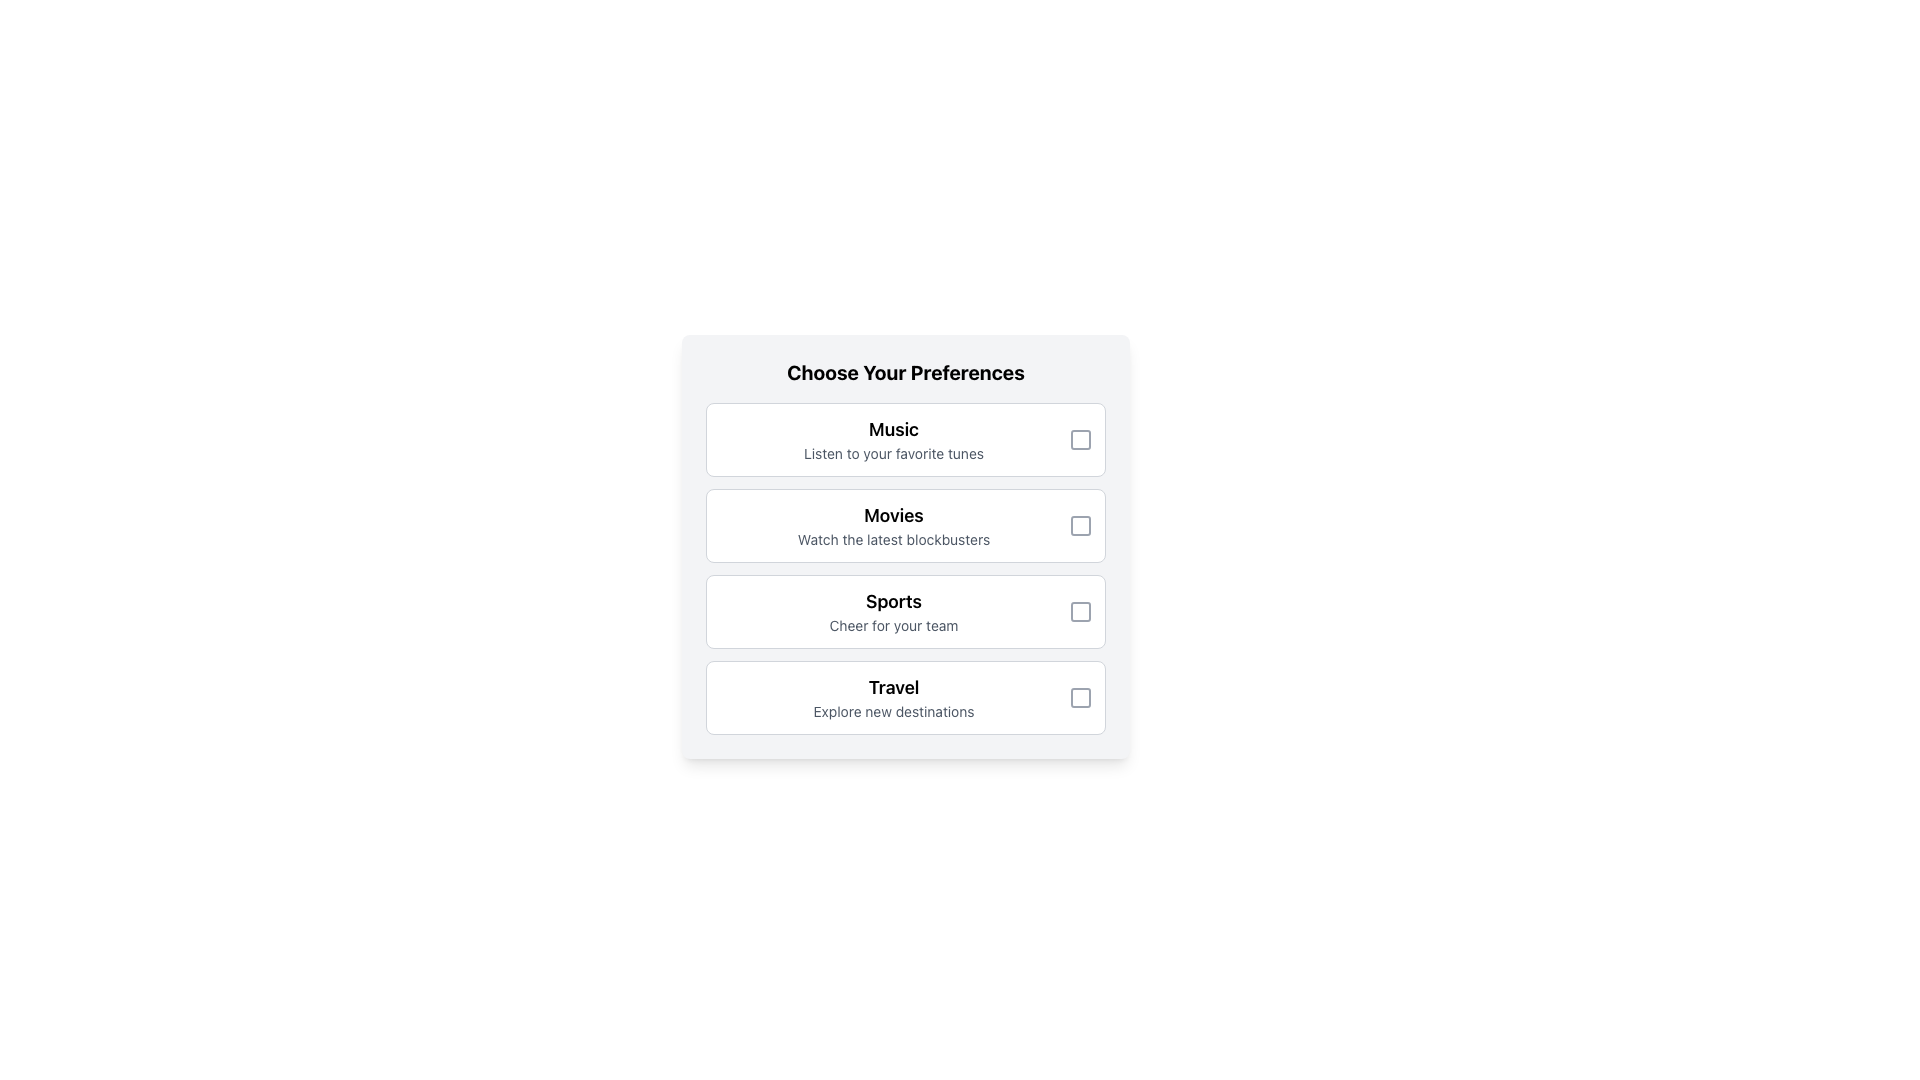 Image resolution: width=1920 pixels, height=1080 pixels. I want to click on the checkbox, which is a square-shaped icon with a hollow interior and light gray outline, located to the right of the text 'Sports' in the 'SportsCheer for your team' selection option, so click(1079, 611).